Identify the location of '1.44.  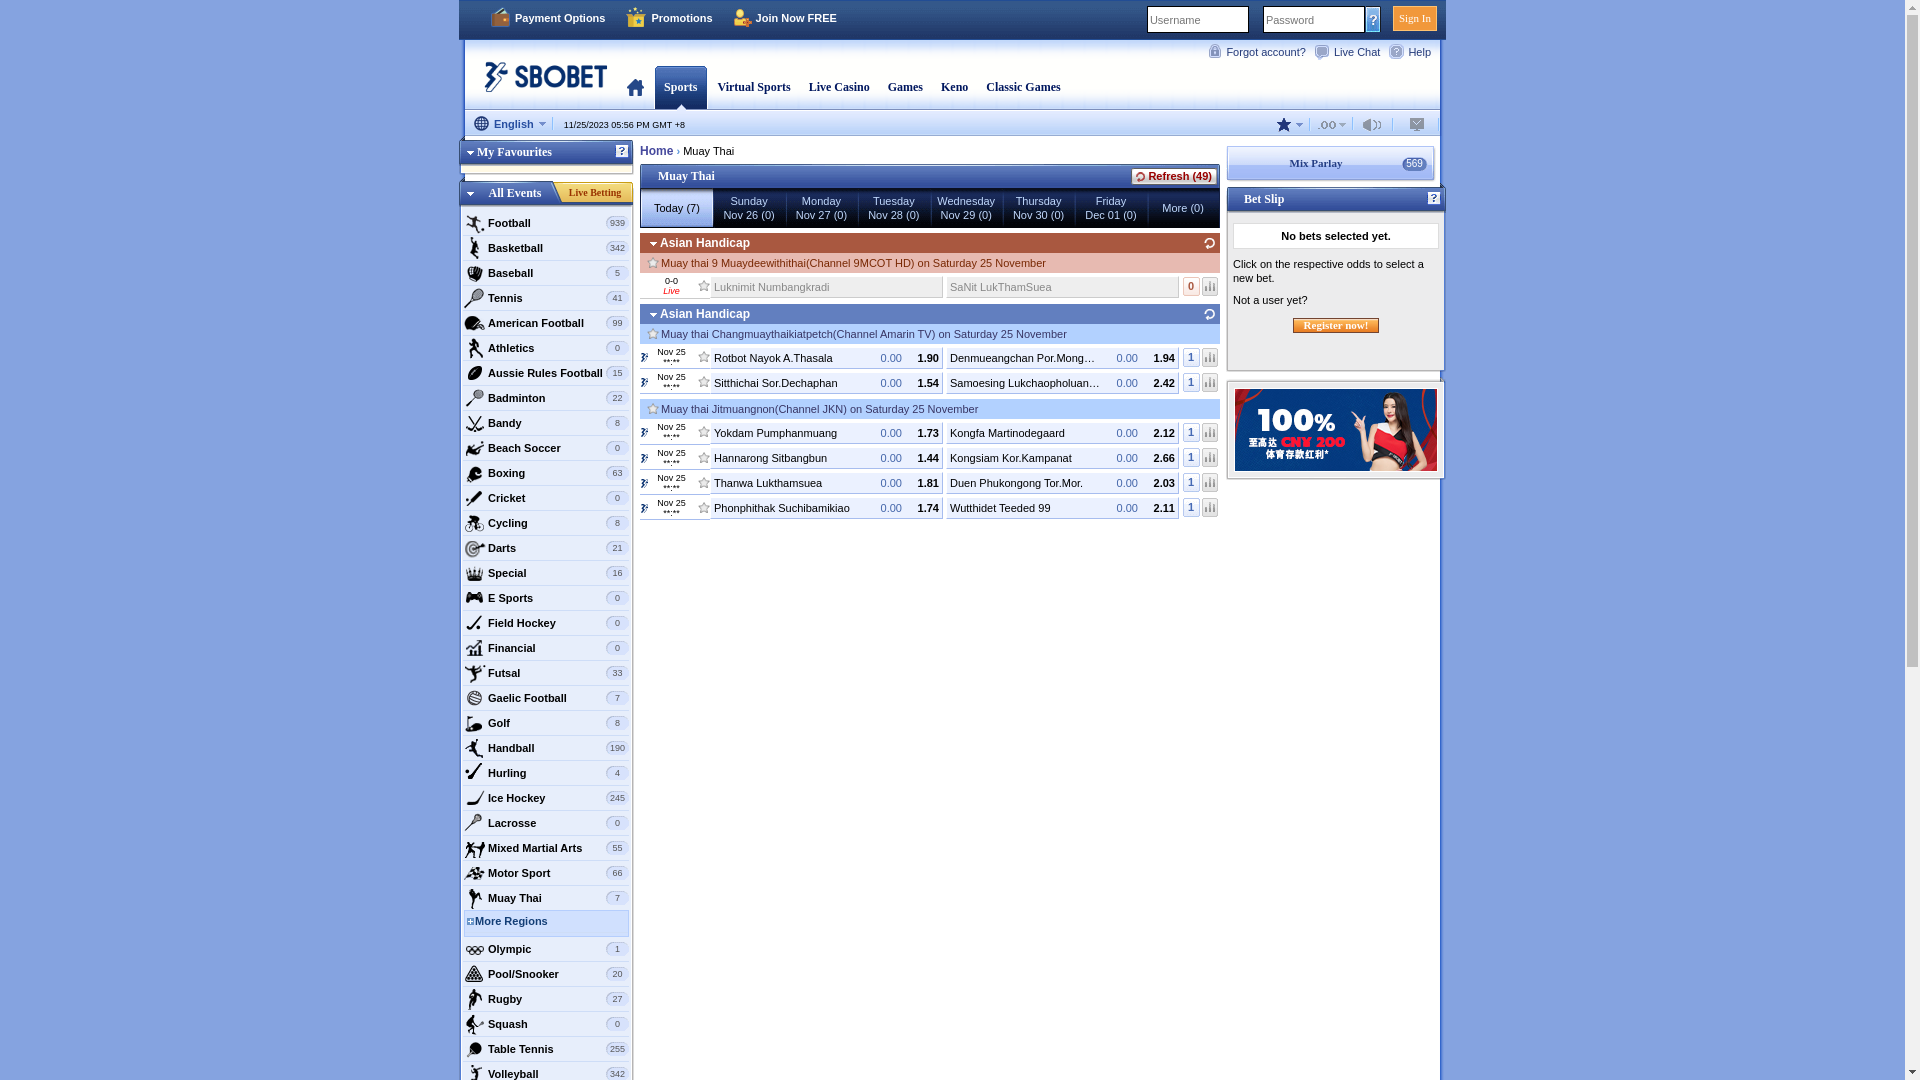
(826, 458).